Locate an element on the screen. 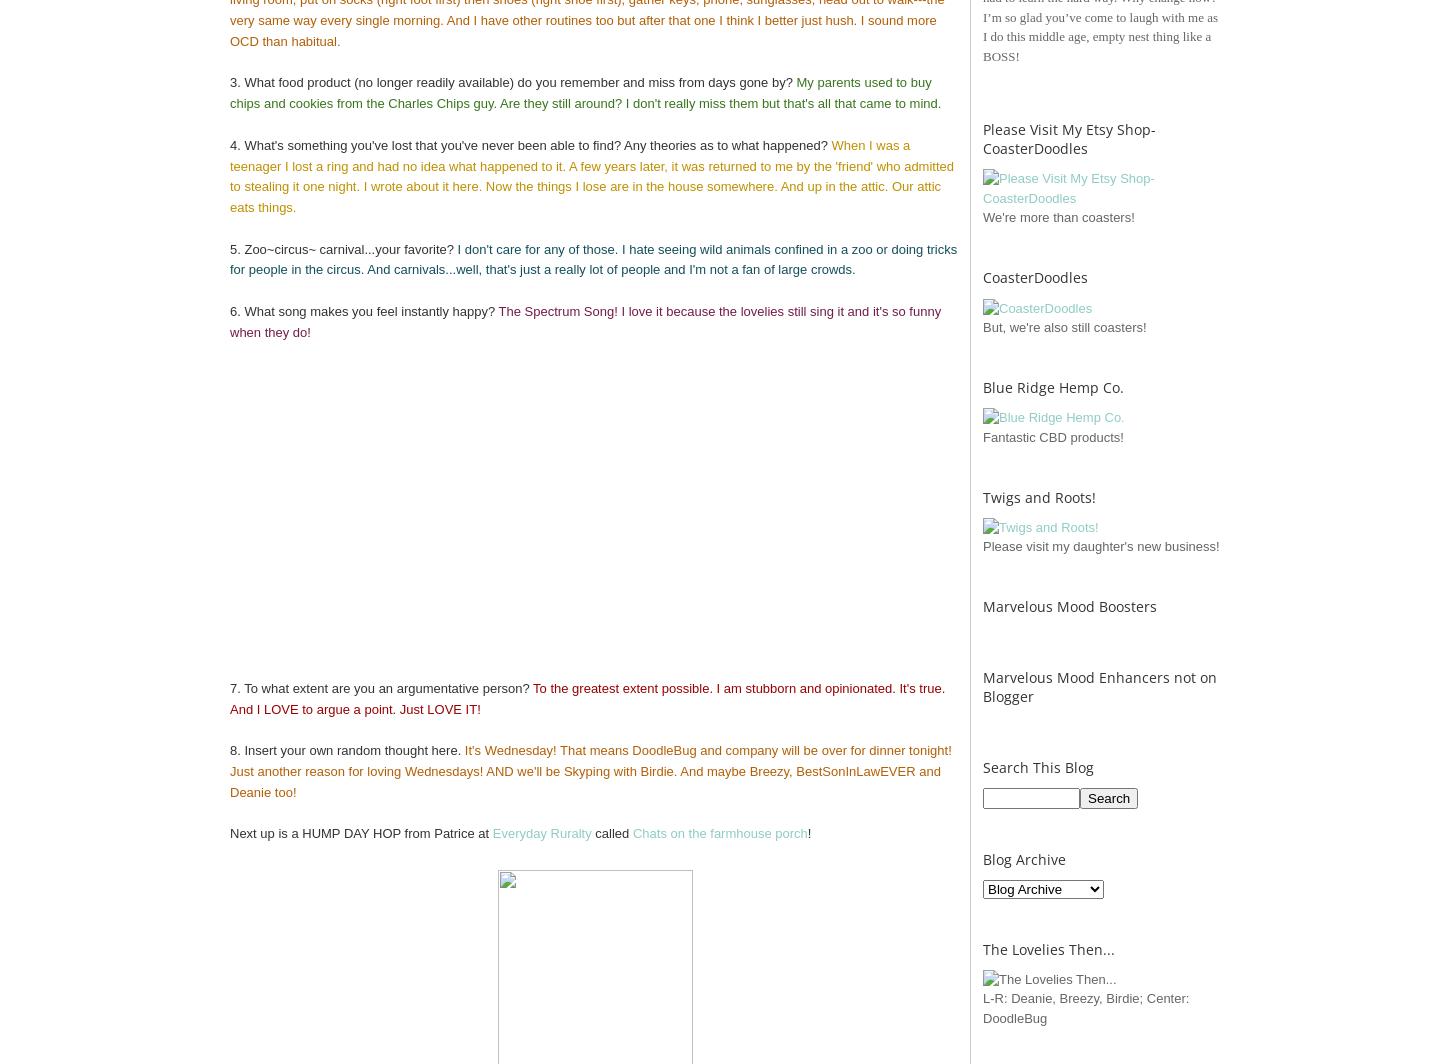 The width and height of the screenshot is (1450, 1064). 'Marvelous Mood Enhancers not on Blogger' is located at coordinates (982, 686).